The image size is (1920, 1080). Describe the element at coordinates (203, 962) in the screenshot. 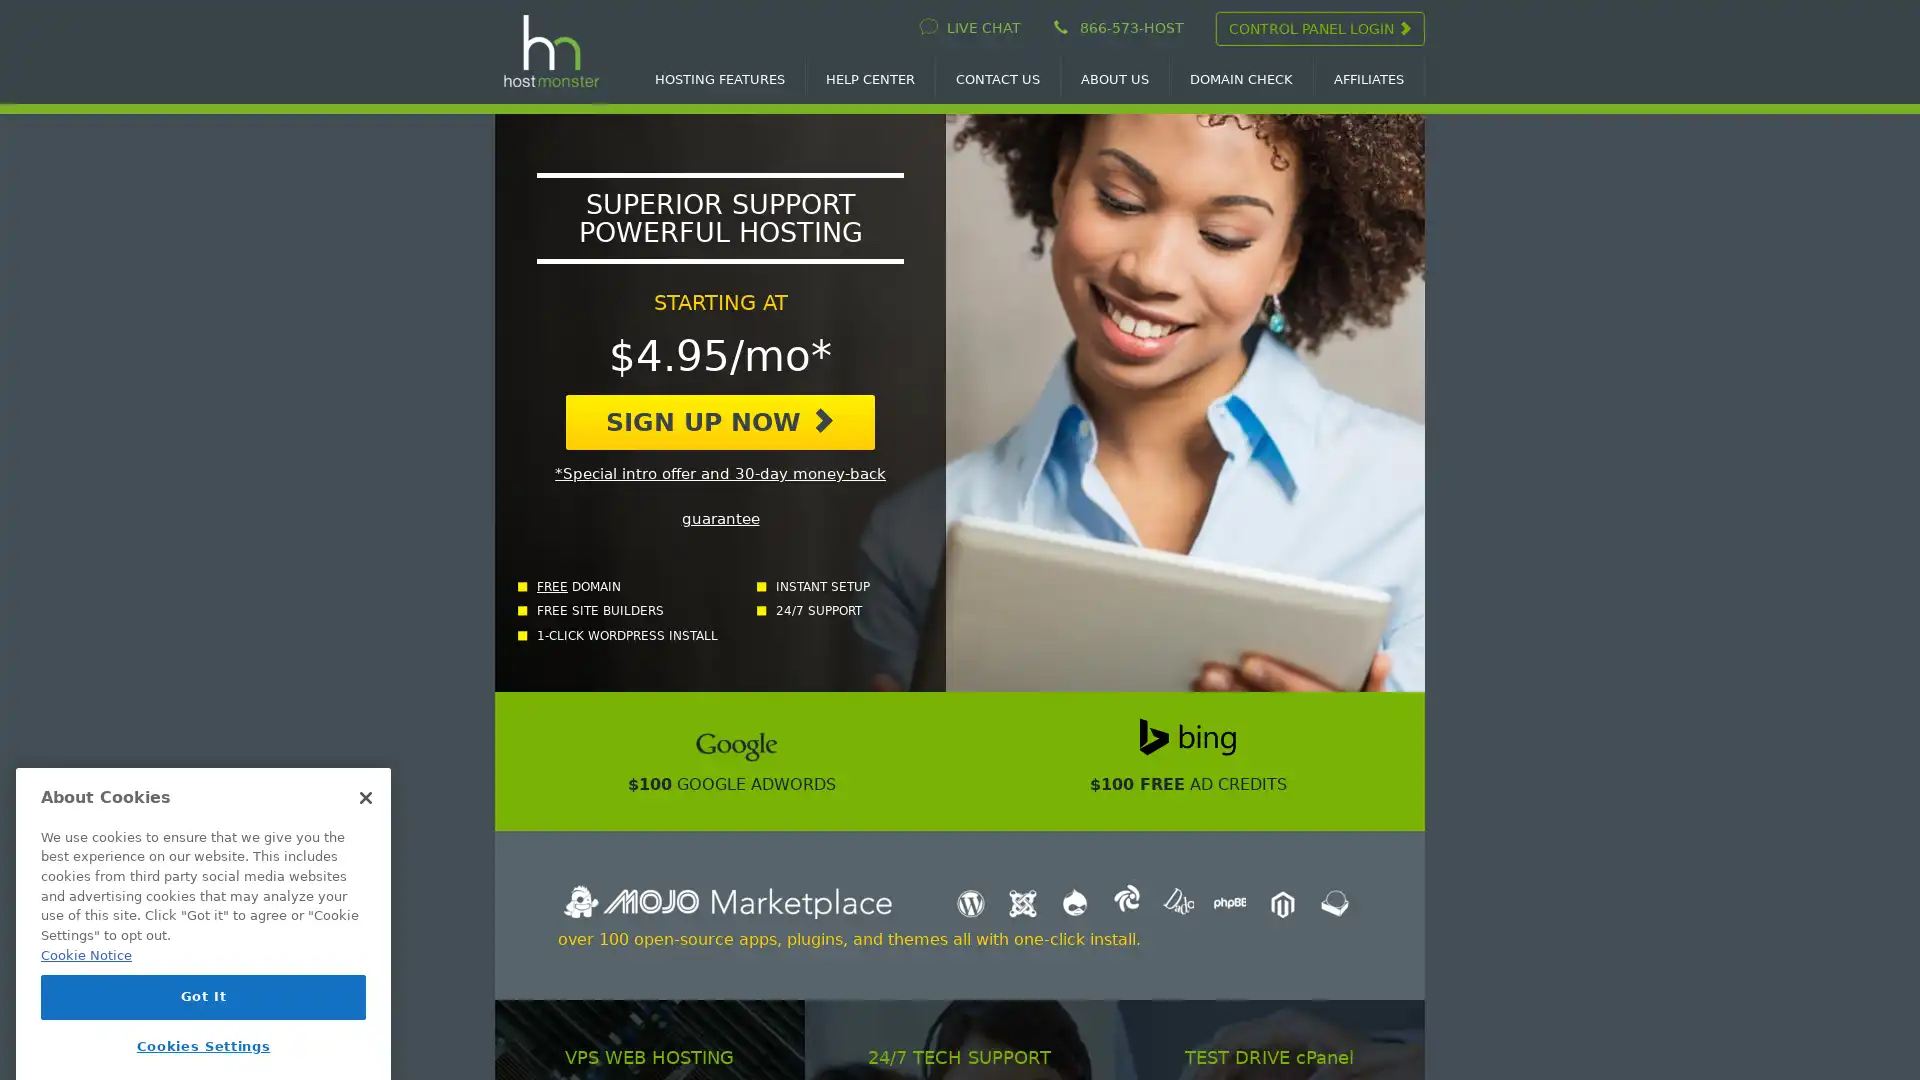

I see `Got It` at that location.